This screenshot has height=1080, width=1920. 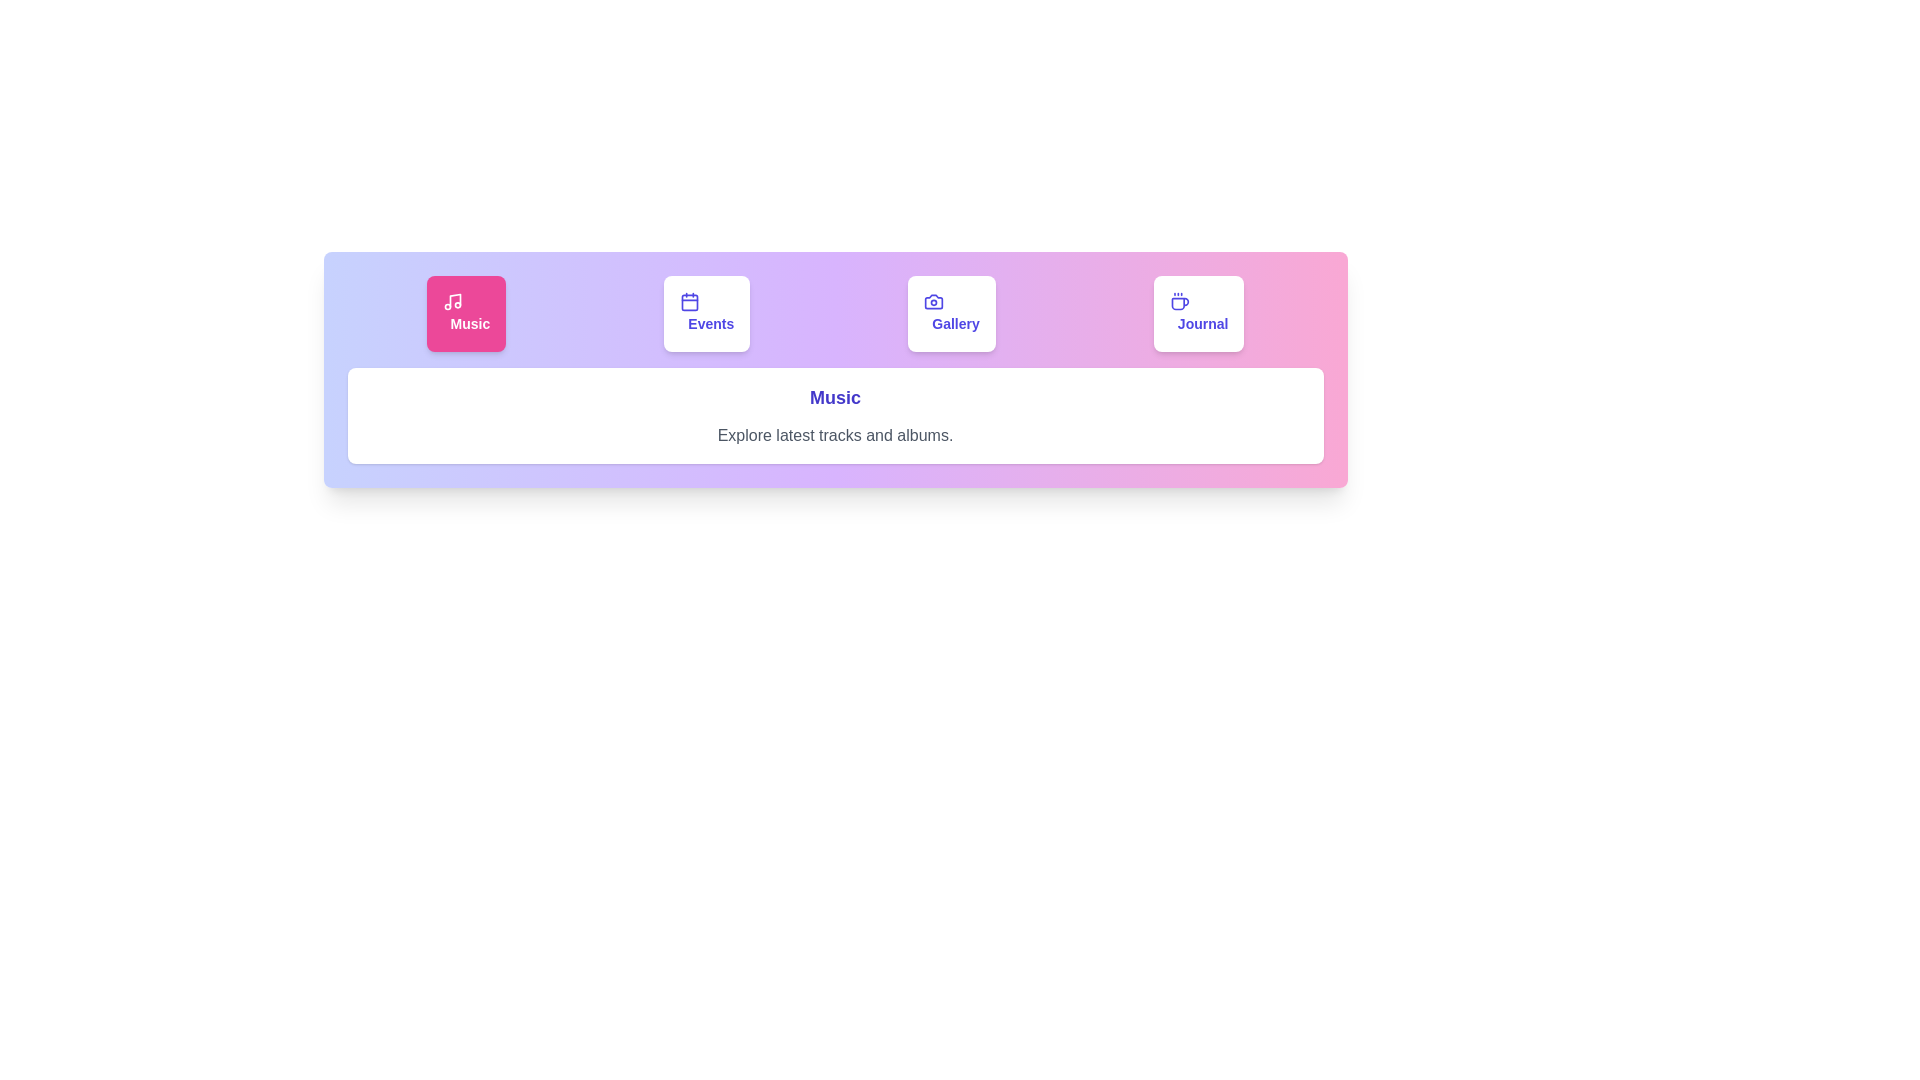 I want to click on the tab labeled Journal to select it, so click(x=1199, y=313).